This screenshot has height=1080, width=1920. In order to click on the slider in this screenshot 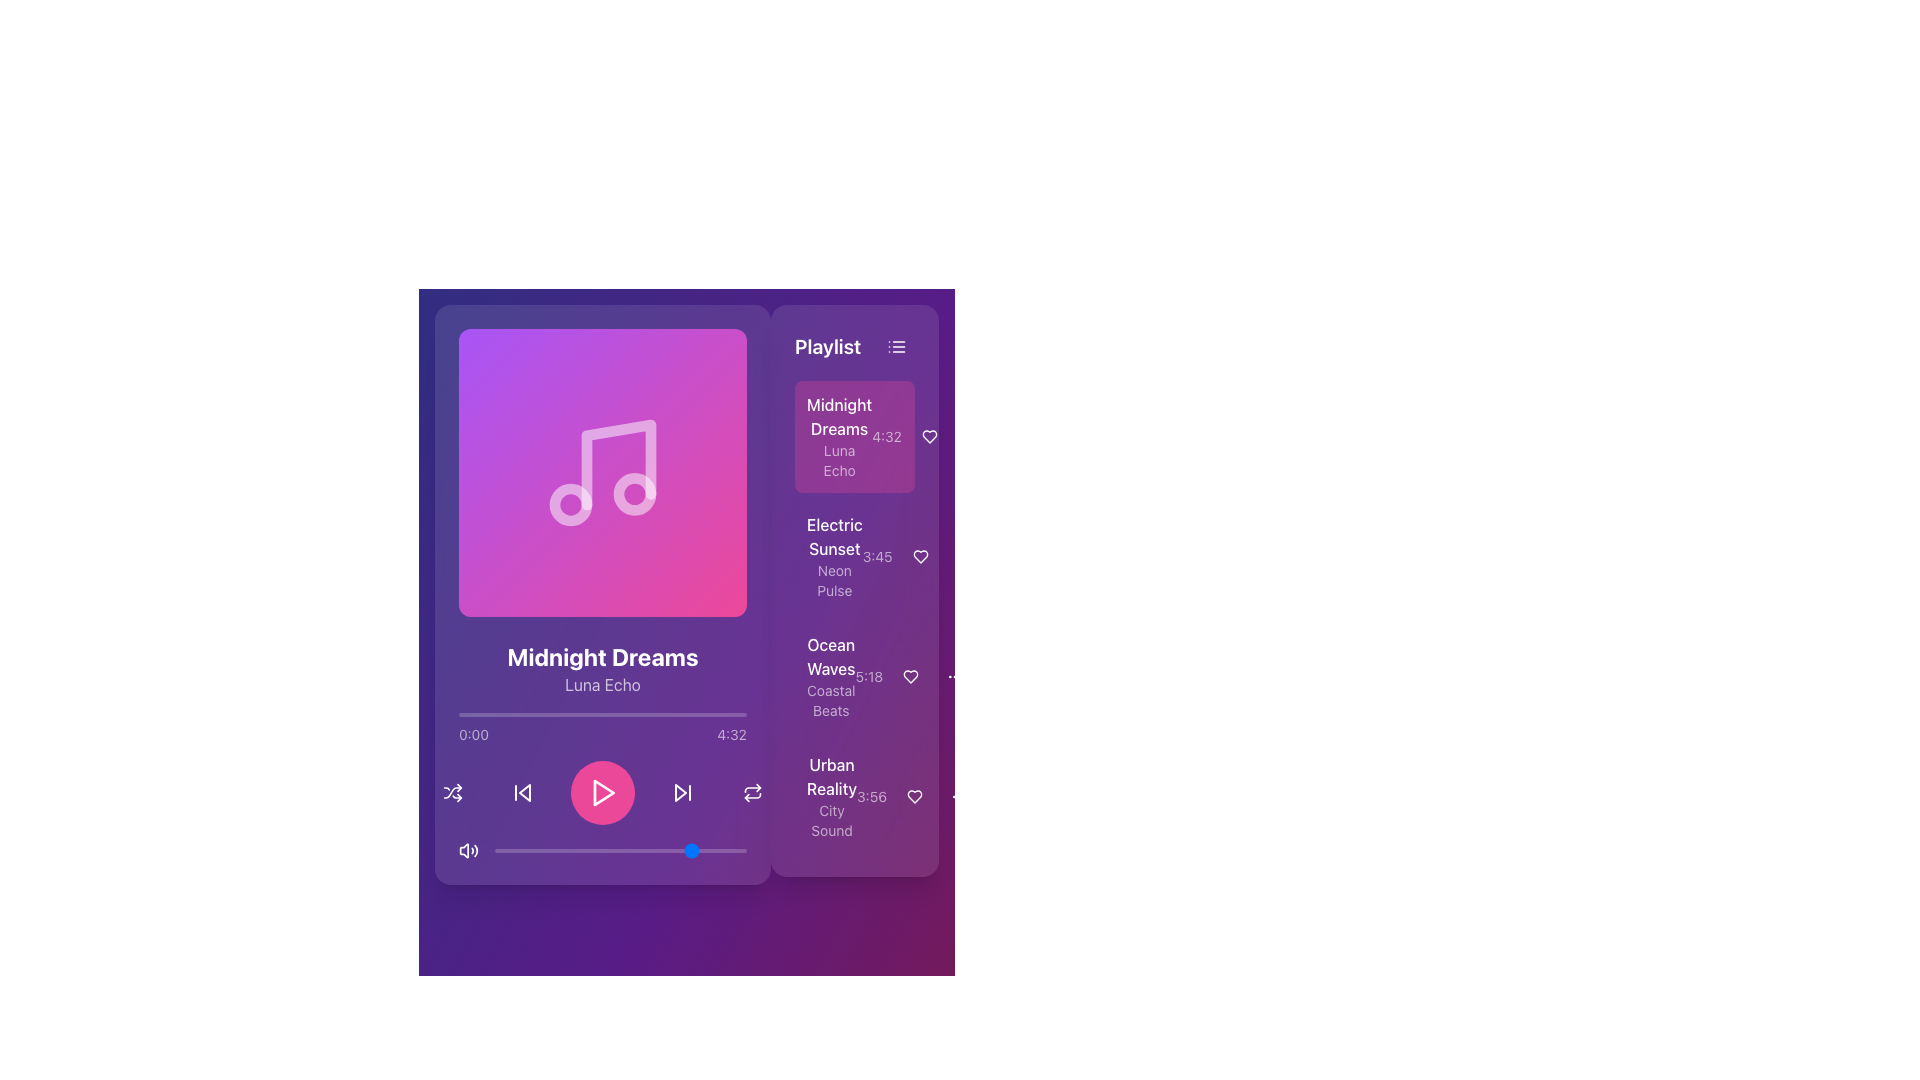, I will do `click(661, 851)`.